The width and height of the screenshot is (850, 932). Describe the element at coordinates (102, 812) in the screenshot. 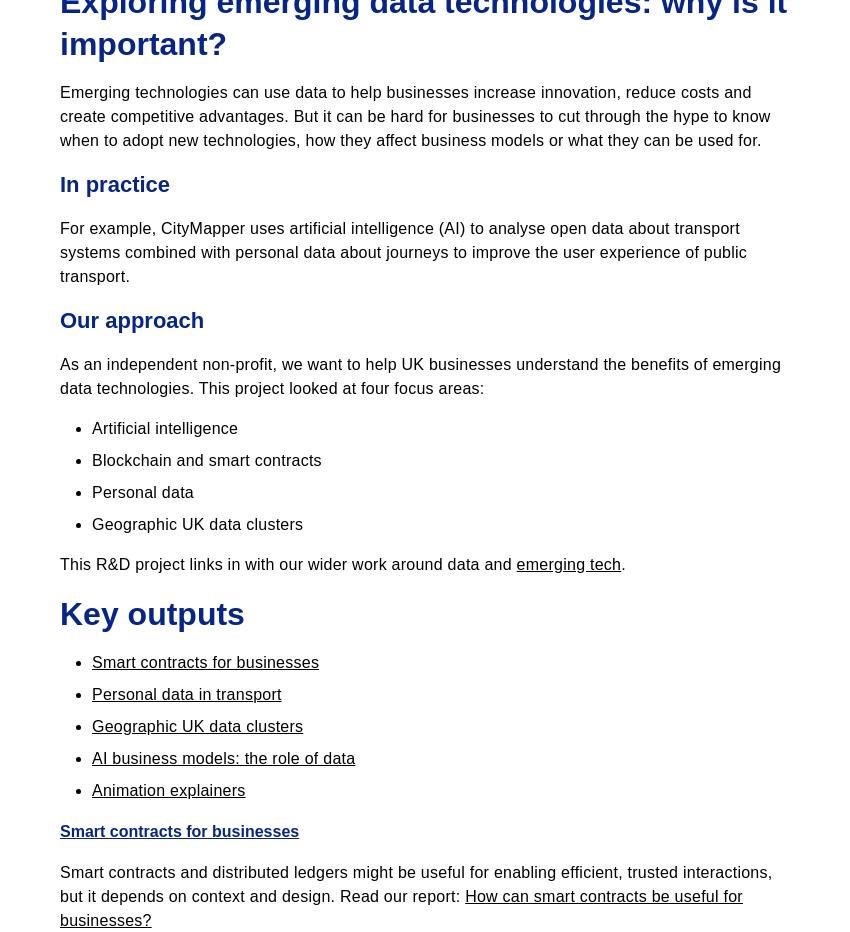

I see `'Our policies'` at that location.